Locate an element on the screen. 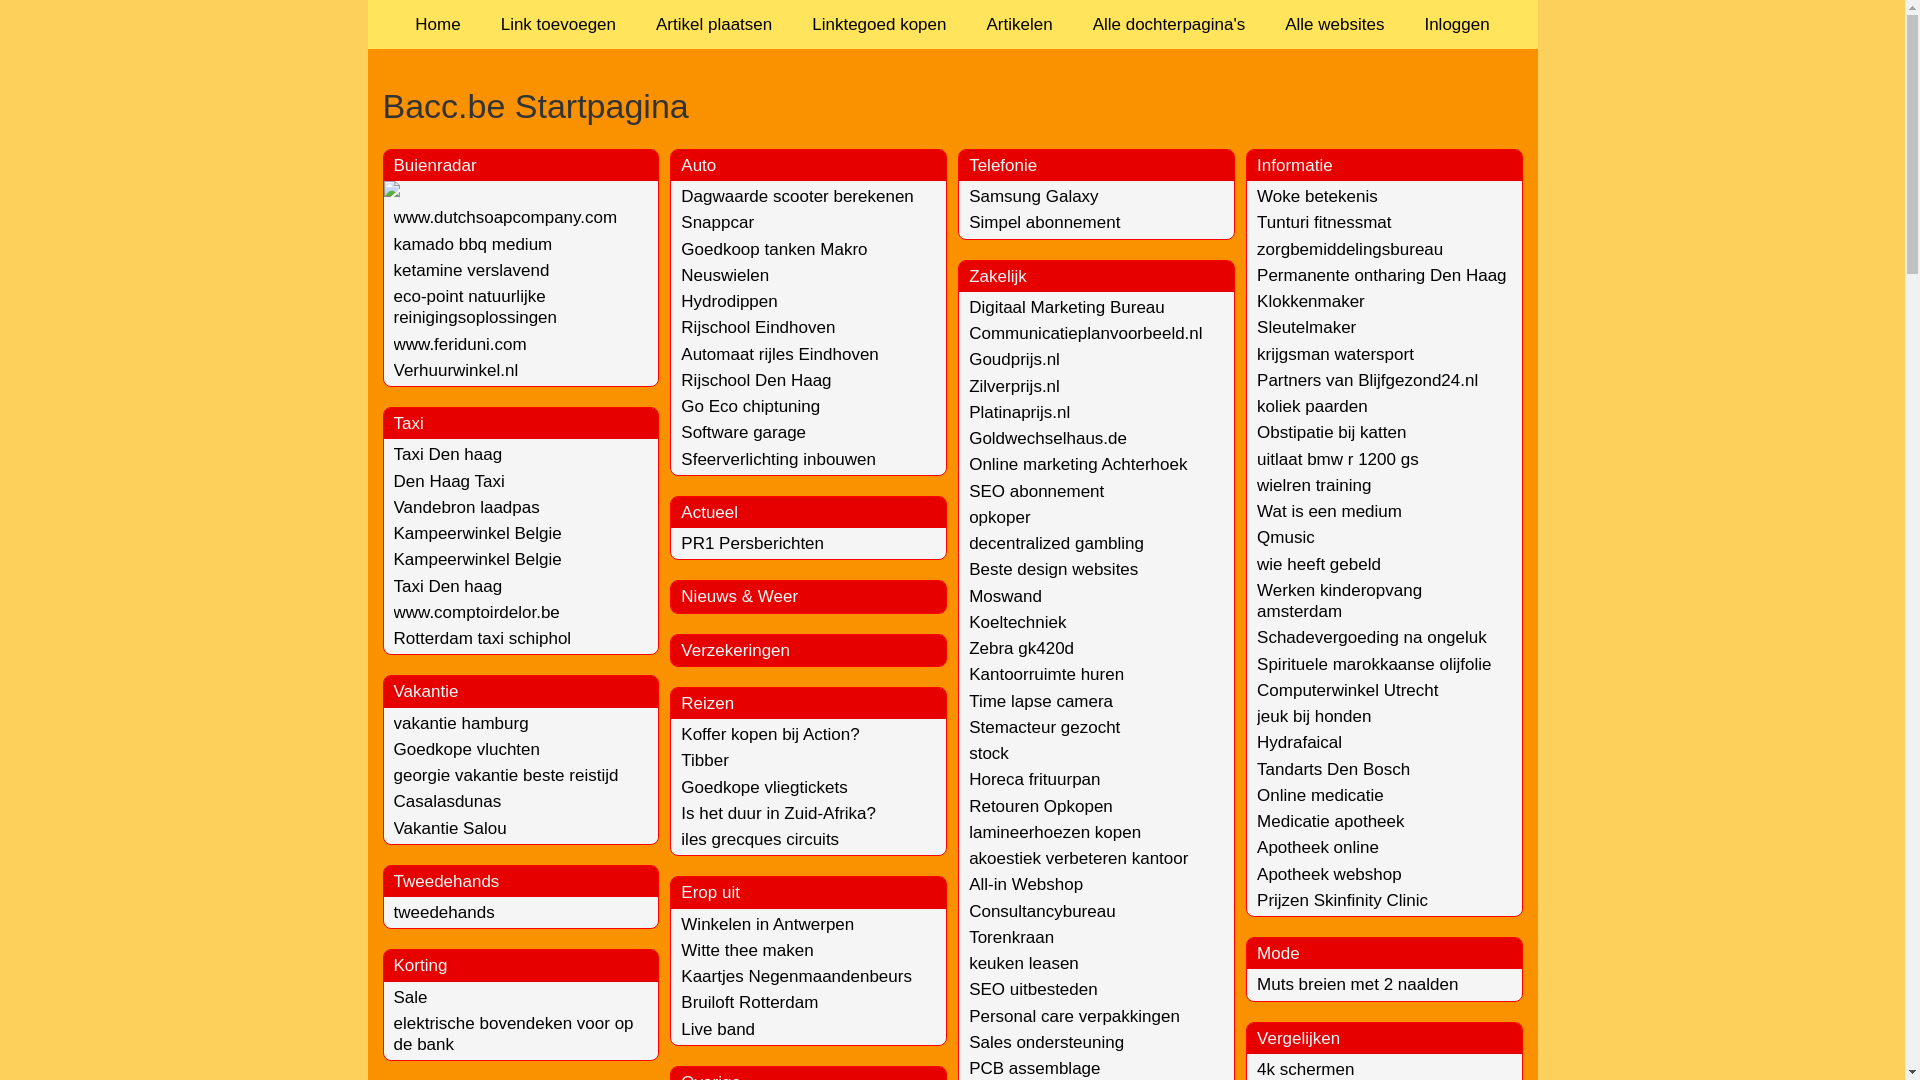 This screenshot has height=1080, width=1920. 'Zebra gk420d' is located at coordinates (1021, 648).